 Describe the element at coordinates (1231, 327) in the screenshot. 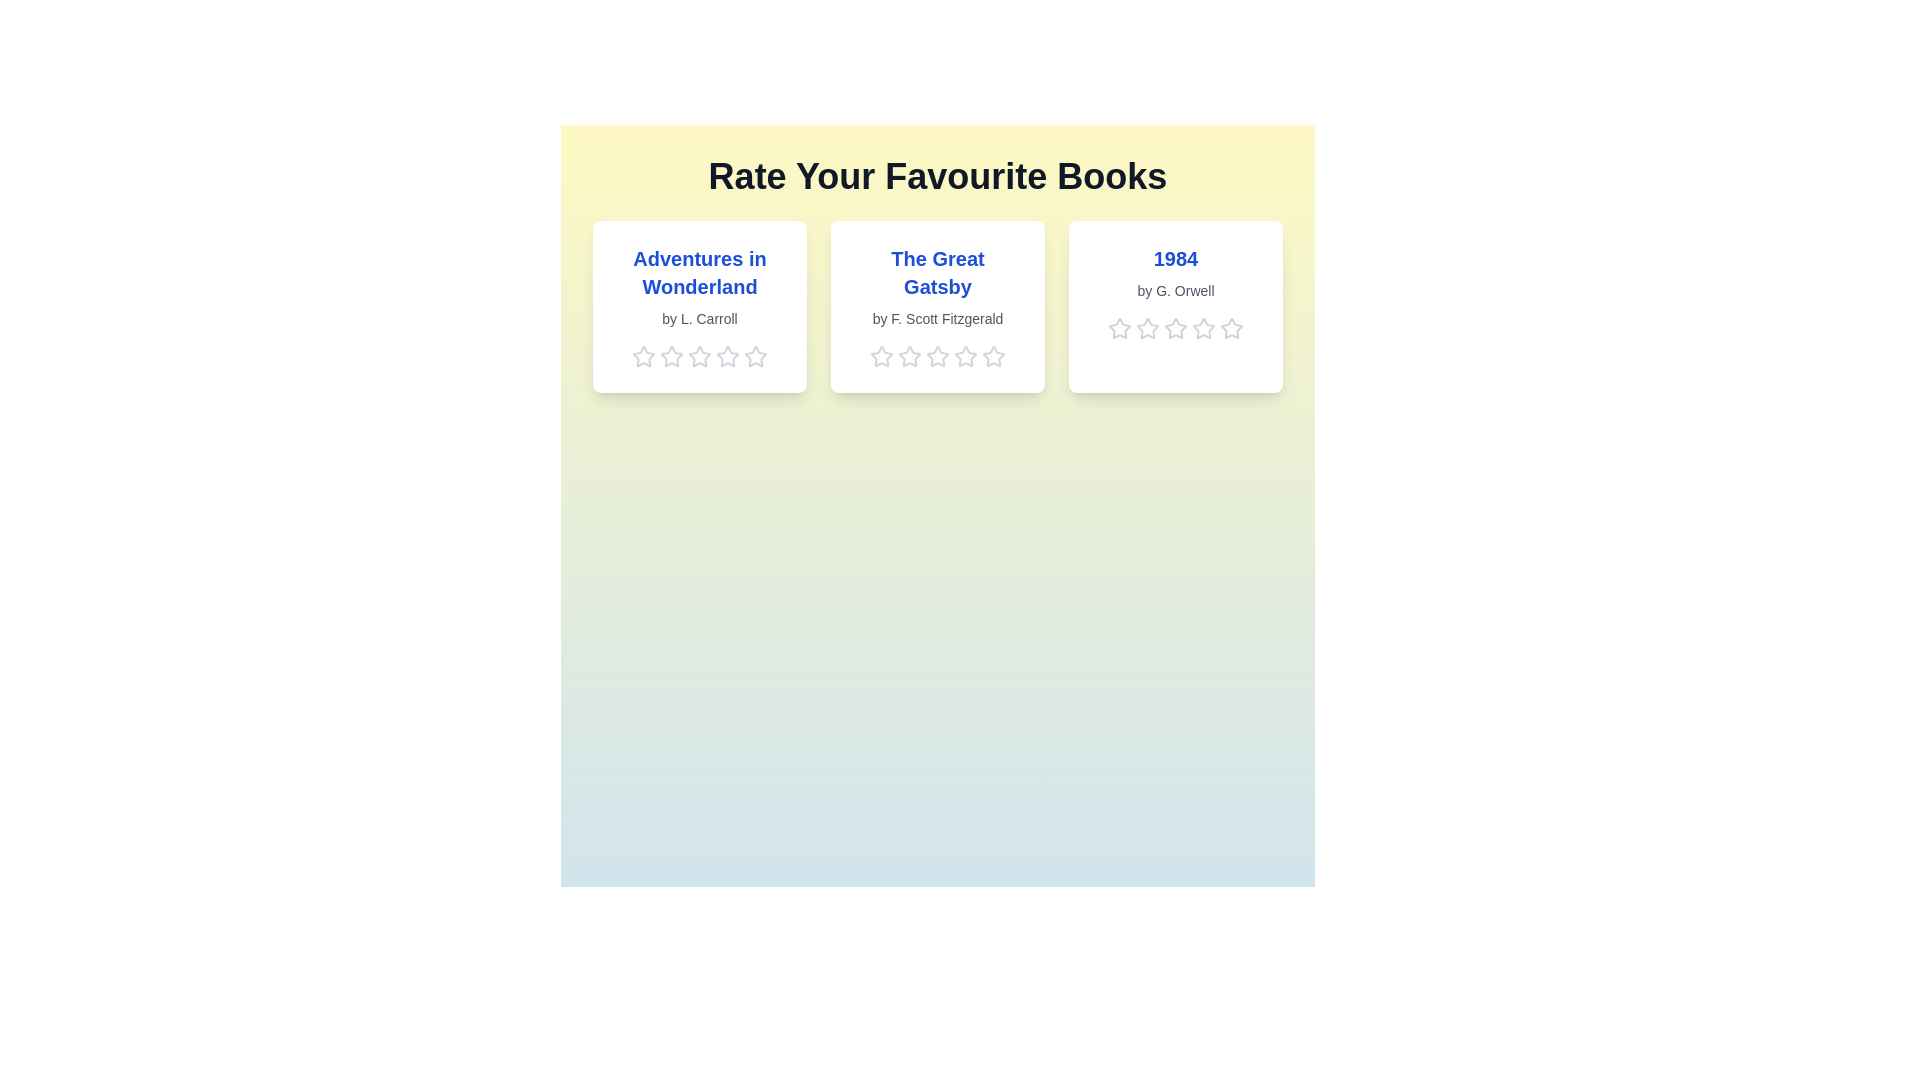

I see `the 5 star for the book titled '1984'` at that location.